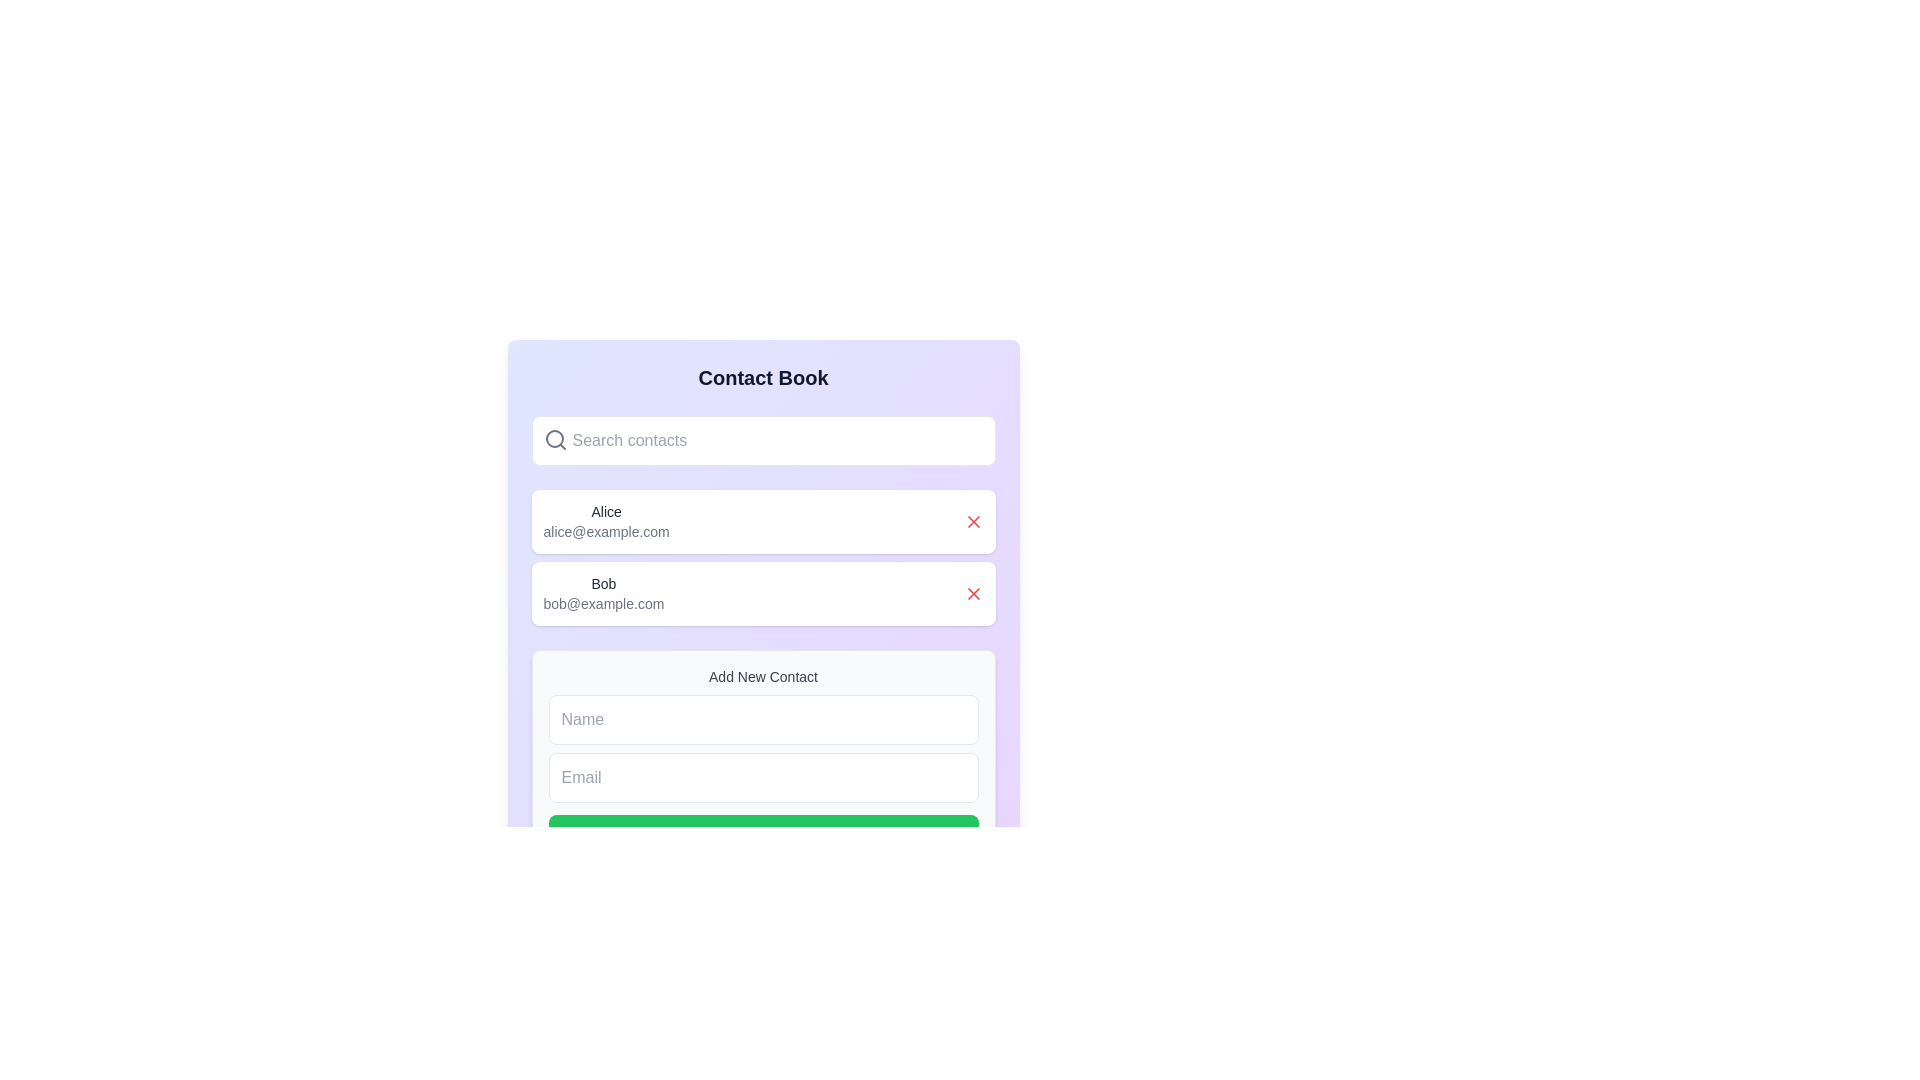 This screenshot has width=1920, height=1080. Describe the element at coordinates (602, 583) in the screenshot. I see `text label for the contact entry located in the second contact block, positioned above the email address 'bob@example.com' and to the left of the delete button` at that location.